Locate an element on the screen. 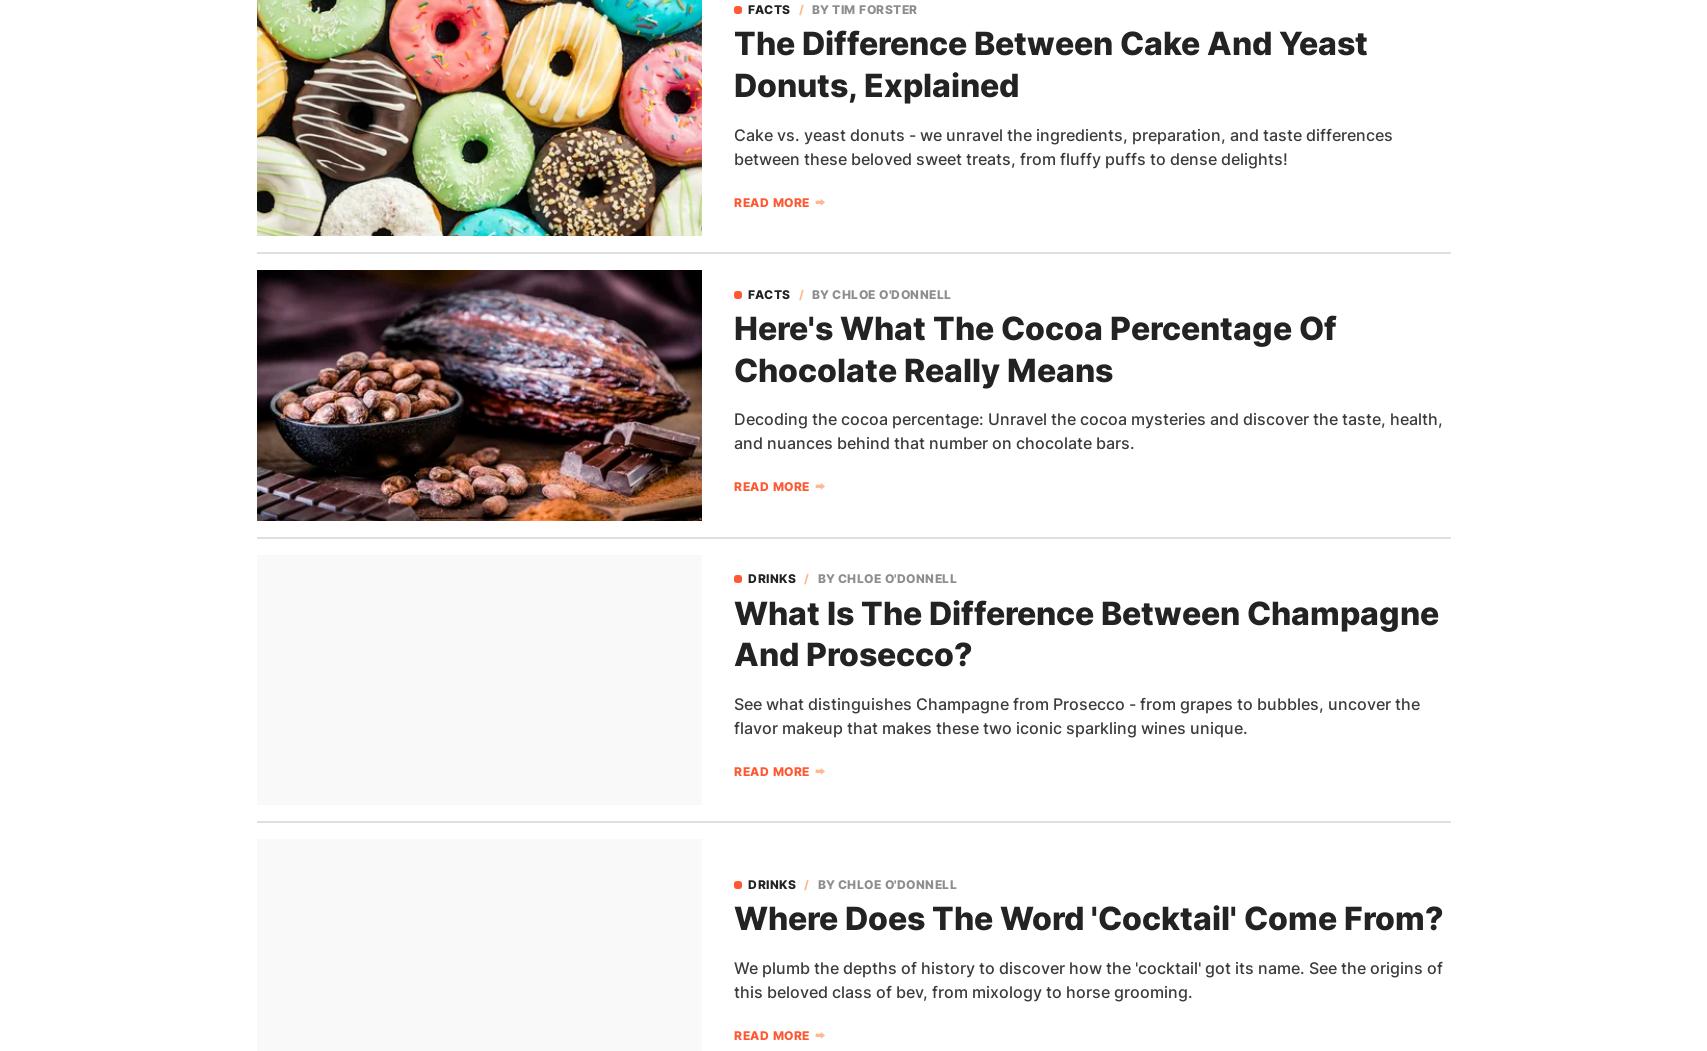  'Cake vs. yeast donuts - we unravel the ingredients, preparation, and taste differences between these beloved sweet treats, from fluffy puffs to dense delights!' is located at coordinates (734, 144).